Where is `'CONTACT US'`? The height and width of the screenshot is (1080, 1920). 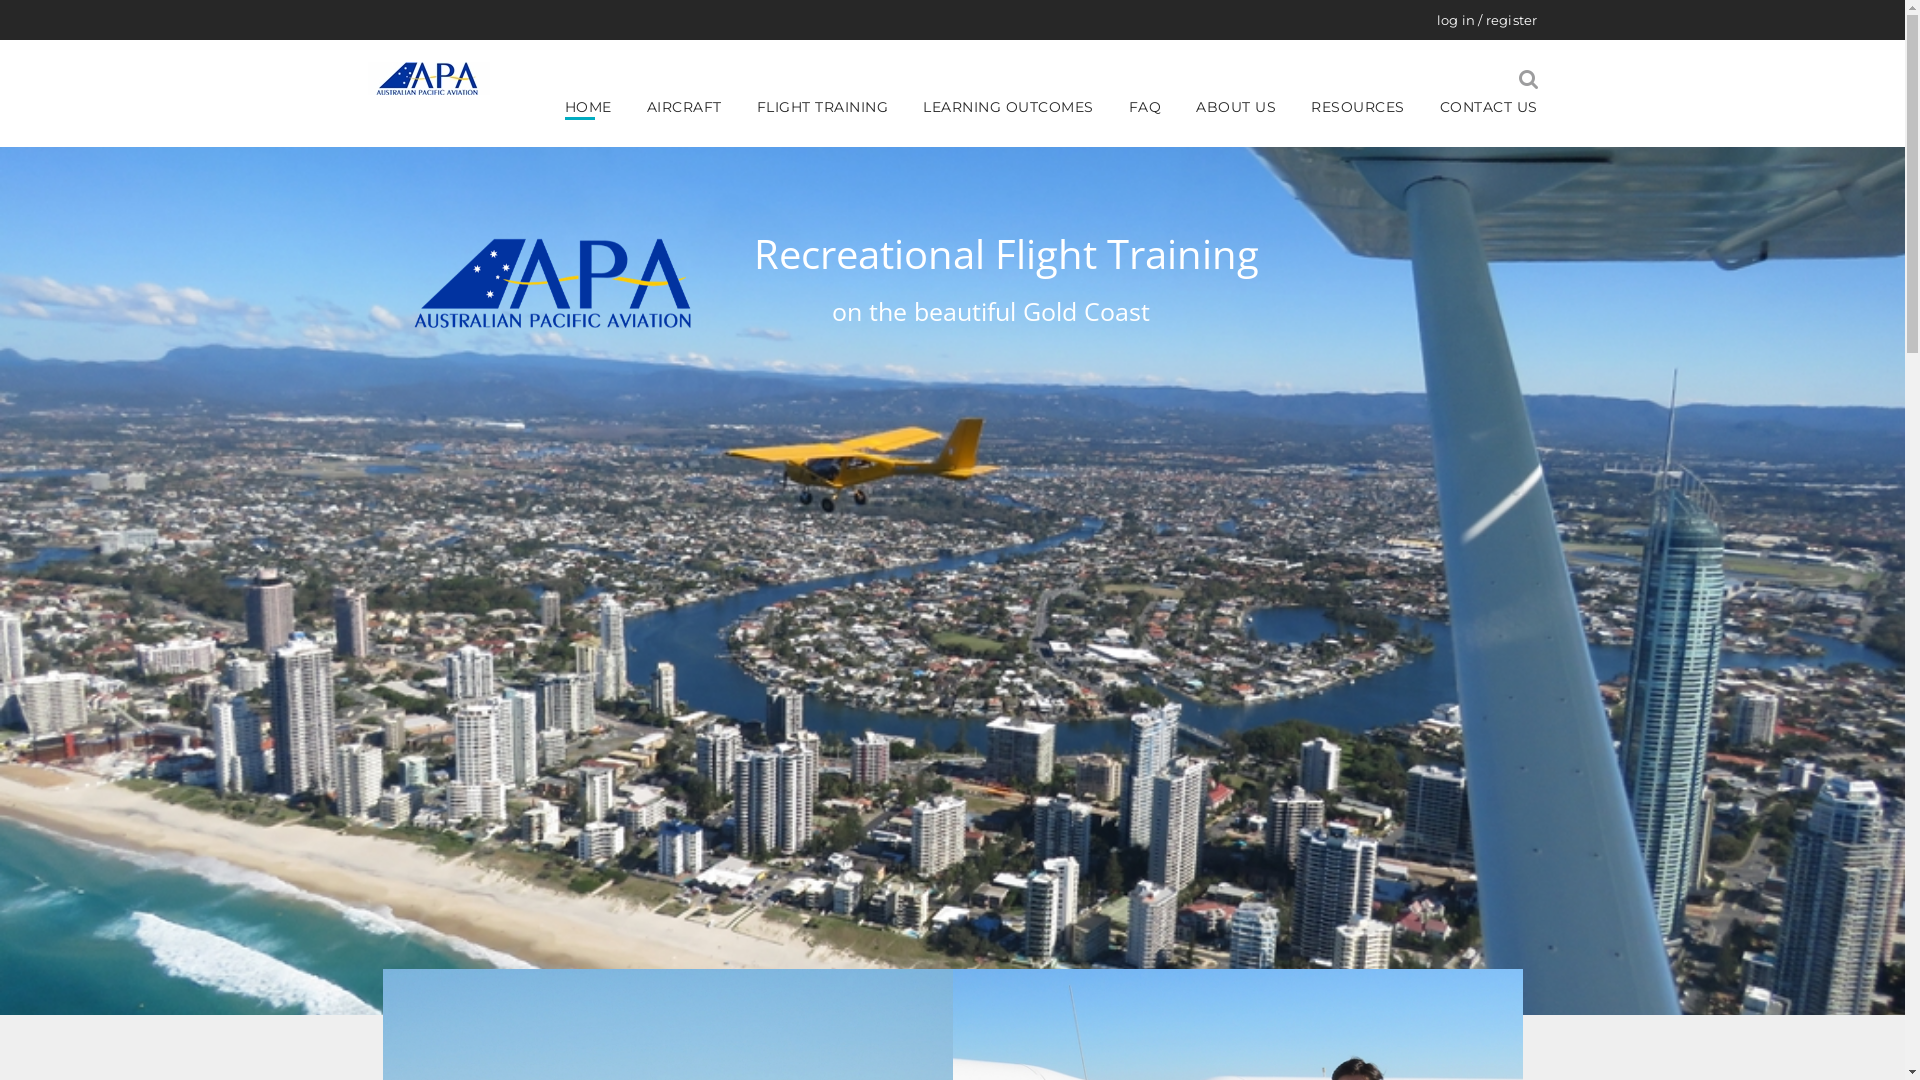 'CONTACT US' is located at coordinates (1488, 107).